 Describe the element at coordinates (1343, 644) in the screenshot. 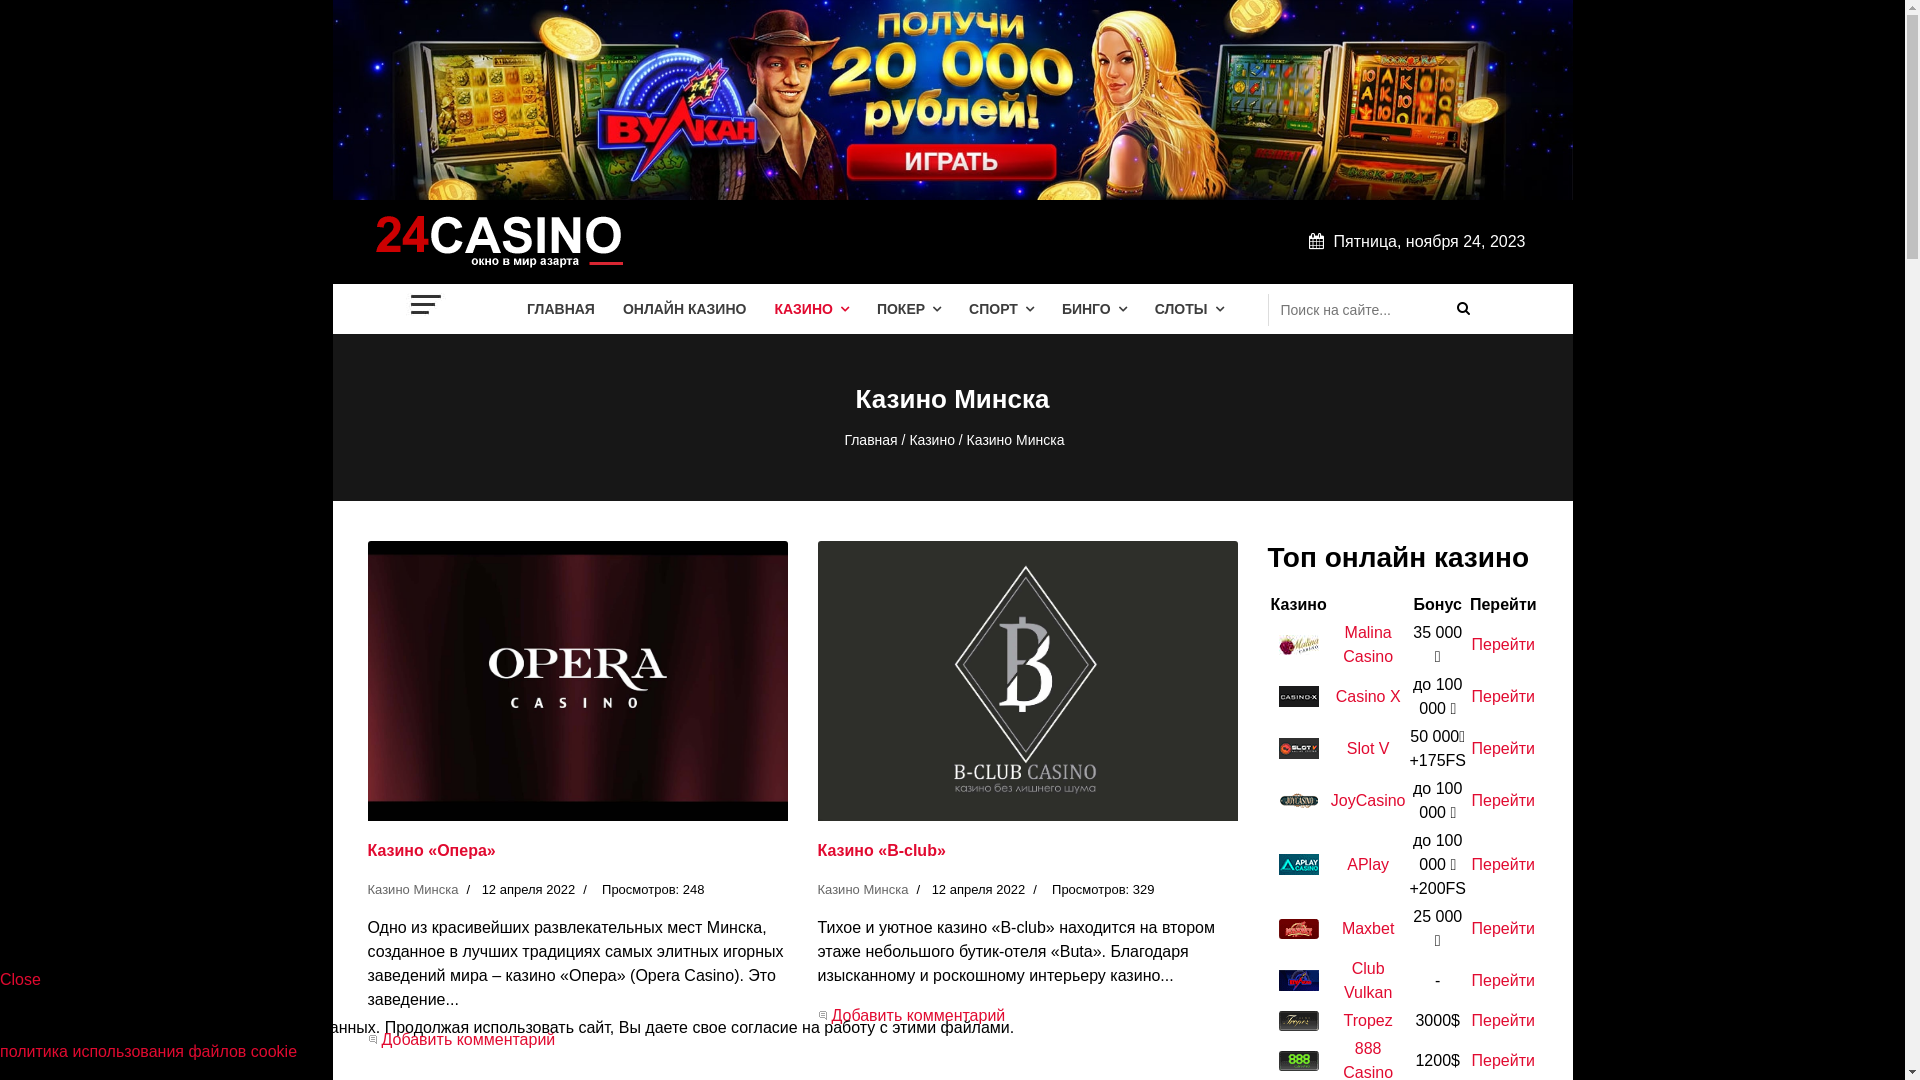

I see `'Malina Casino'` at that location.